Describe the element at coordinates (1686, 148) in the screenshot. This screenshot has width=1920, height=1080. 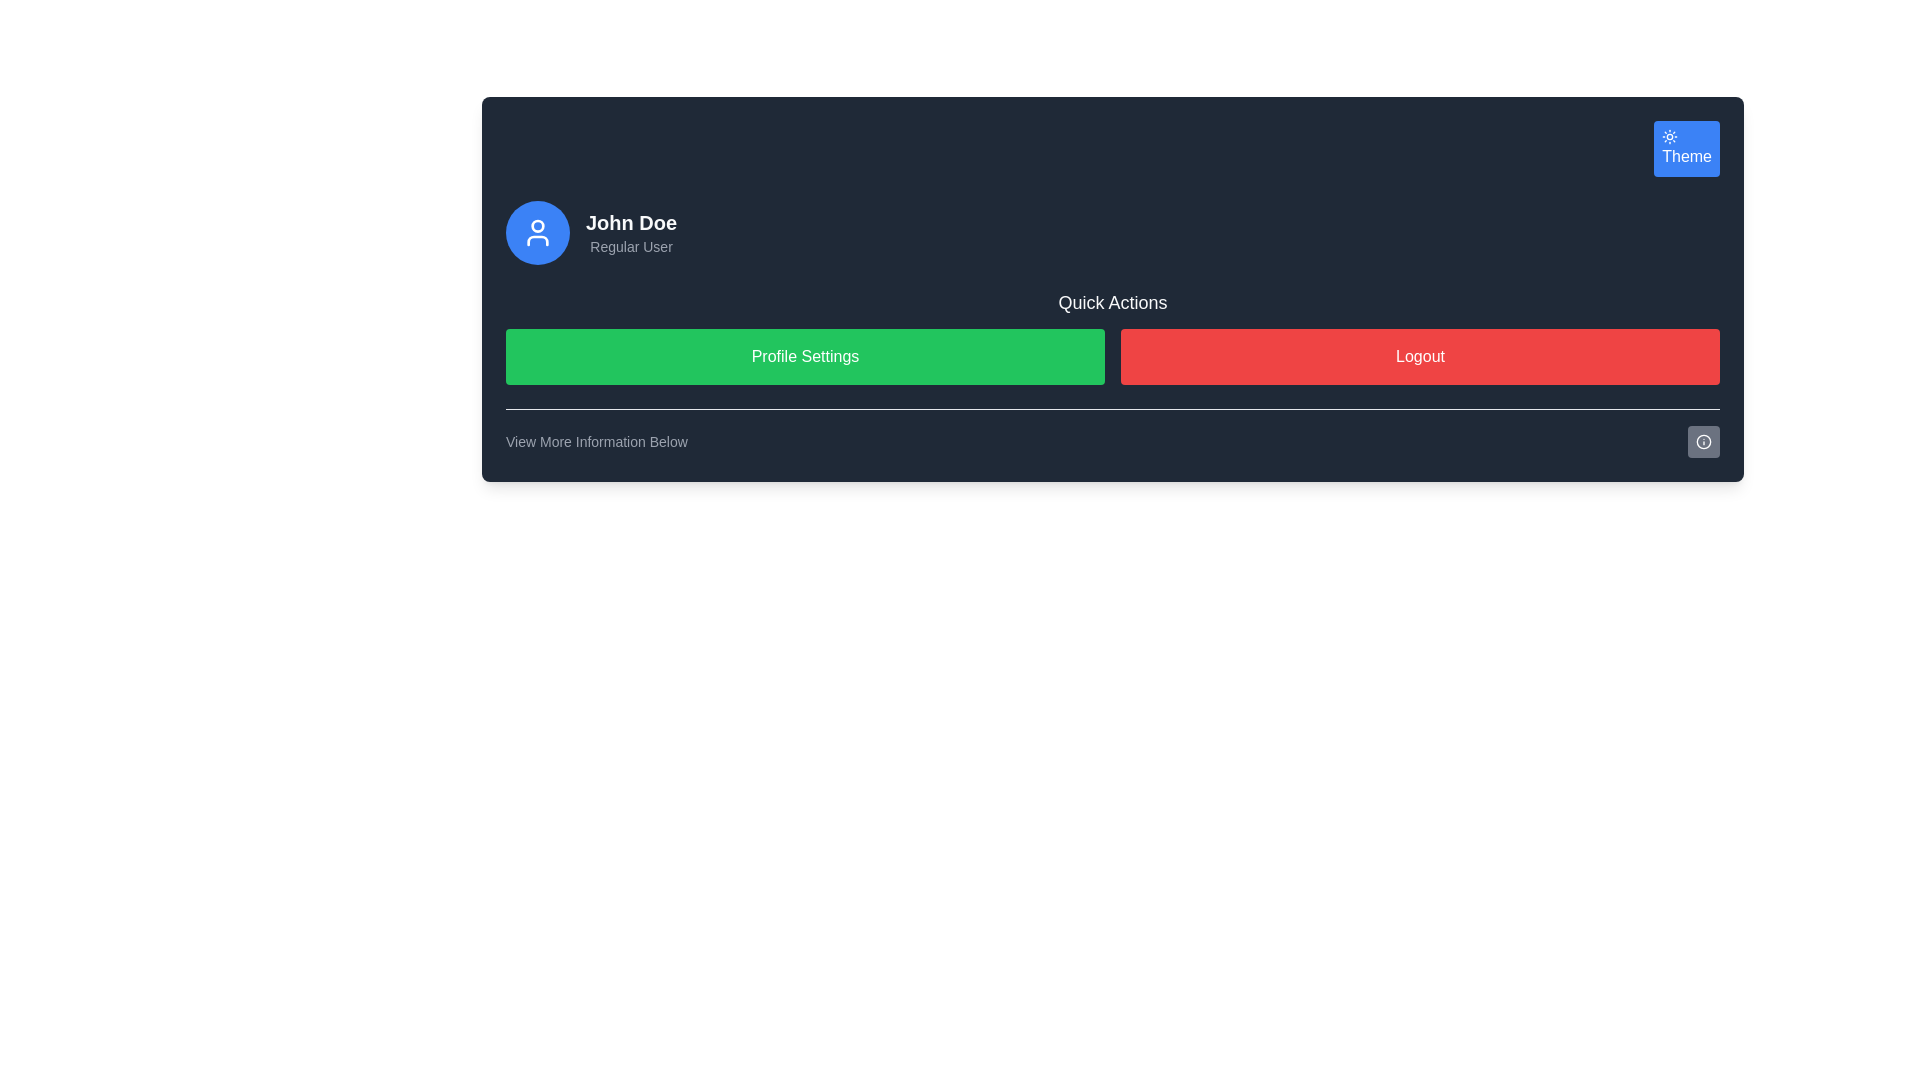
I see `the 'Theme' button with a blue background and white text` at that location.